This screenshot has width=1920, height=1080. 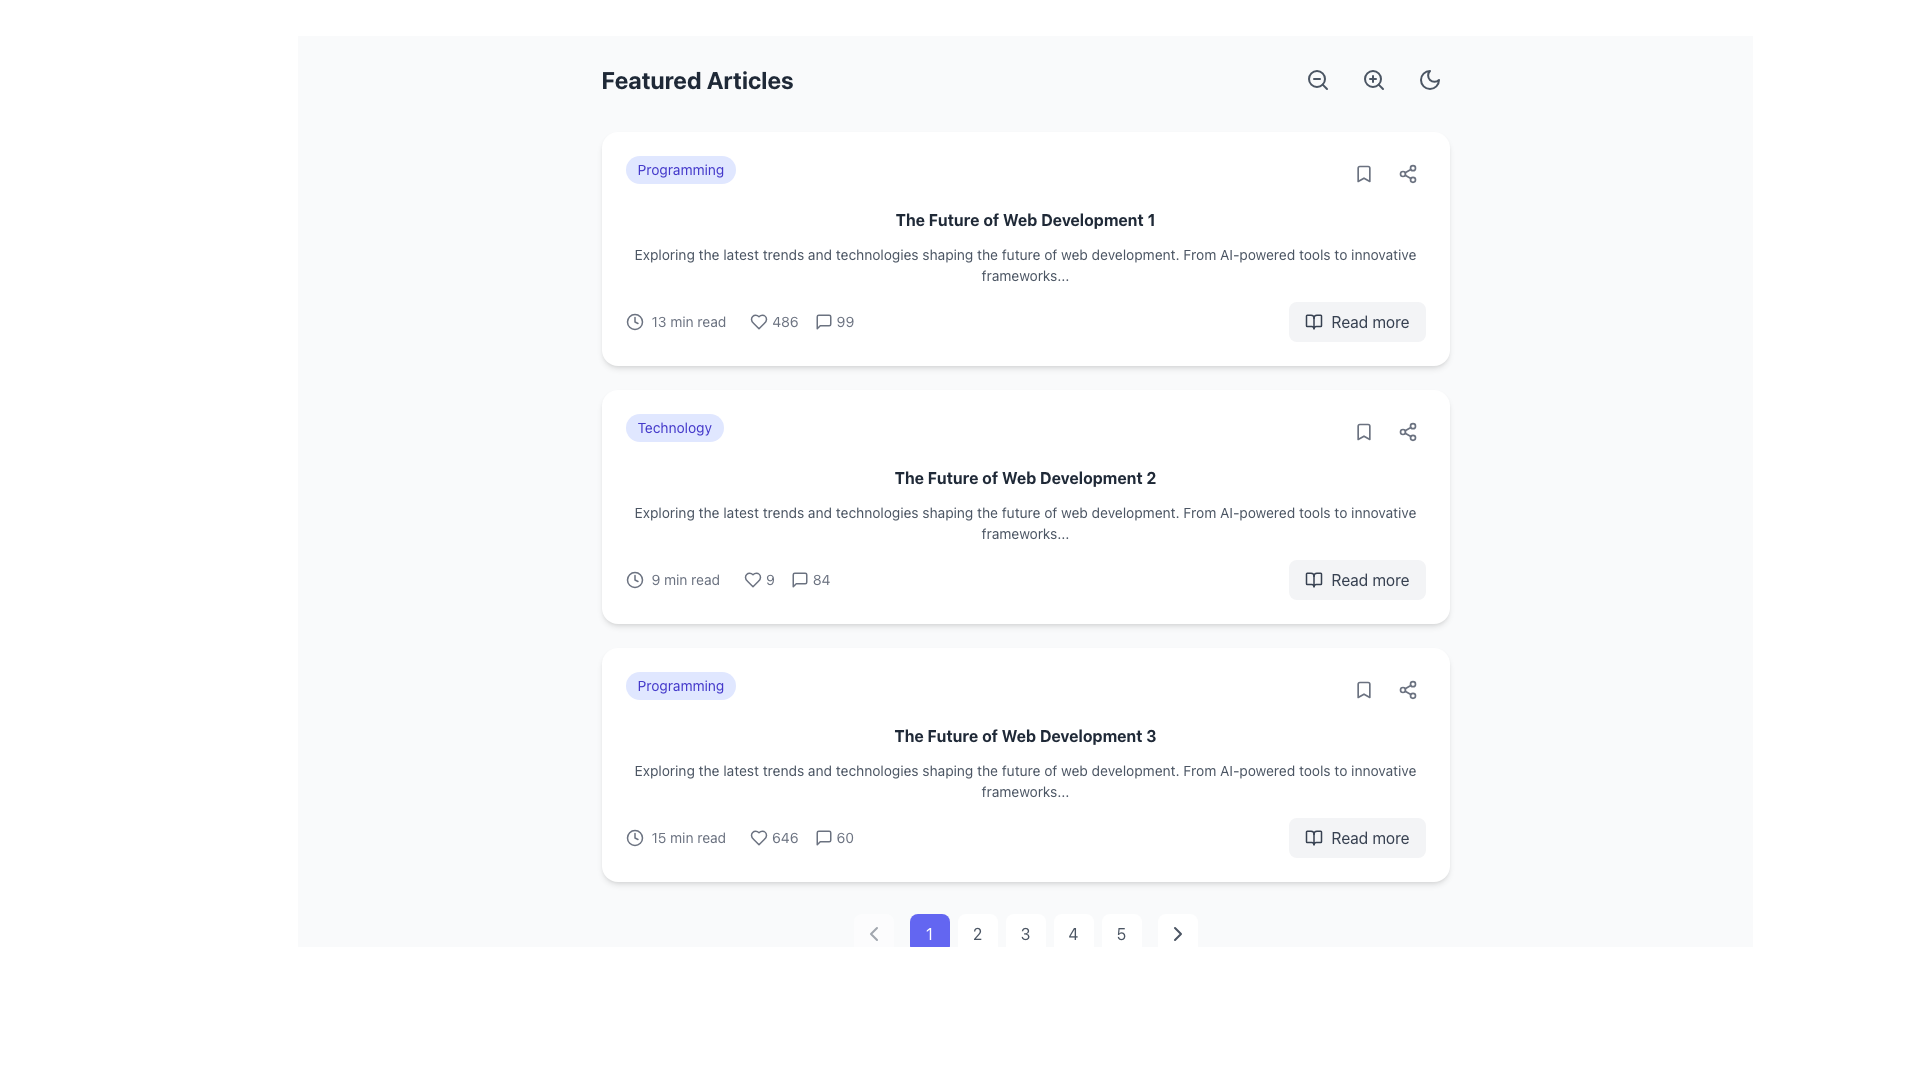 I want to click on the Text Label that indicates the estimated reading time for the article, located in the last article preview card, between the clock icon and metadata about likes and comments, so click(x=688, y=837).